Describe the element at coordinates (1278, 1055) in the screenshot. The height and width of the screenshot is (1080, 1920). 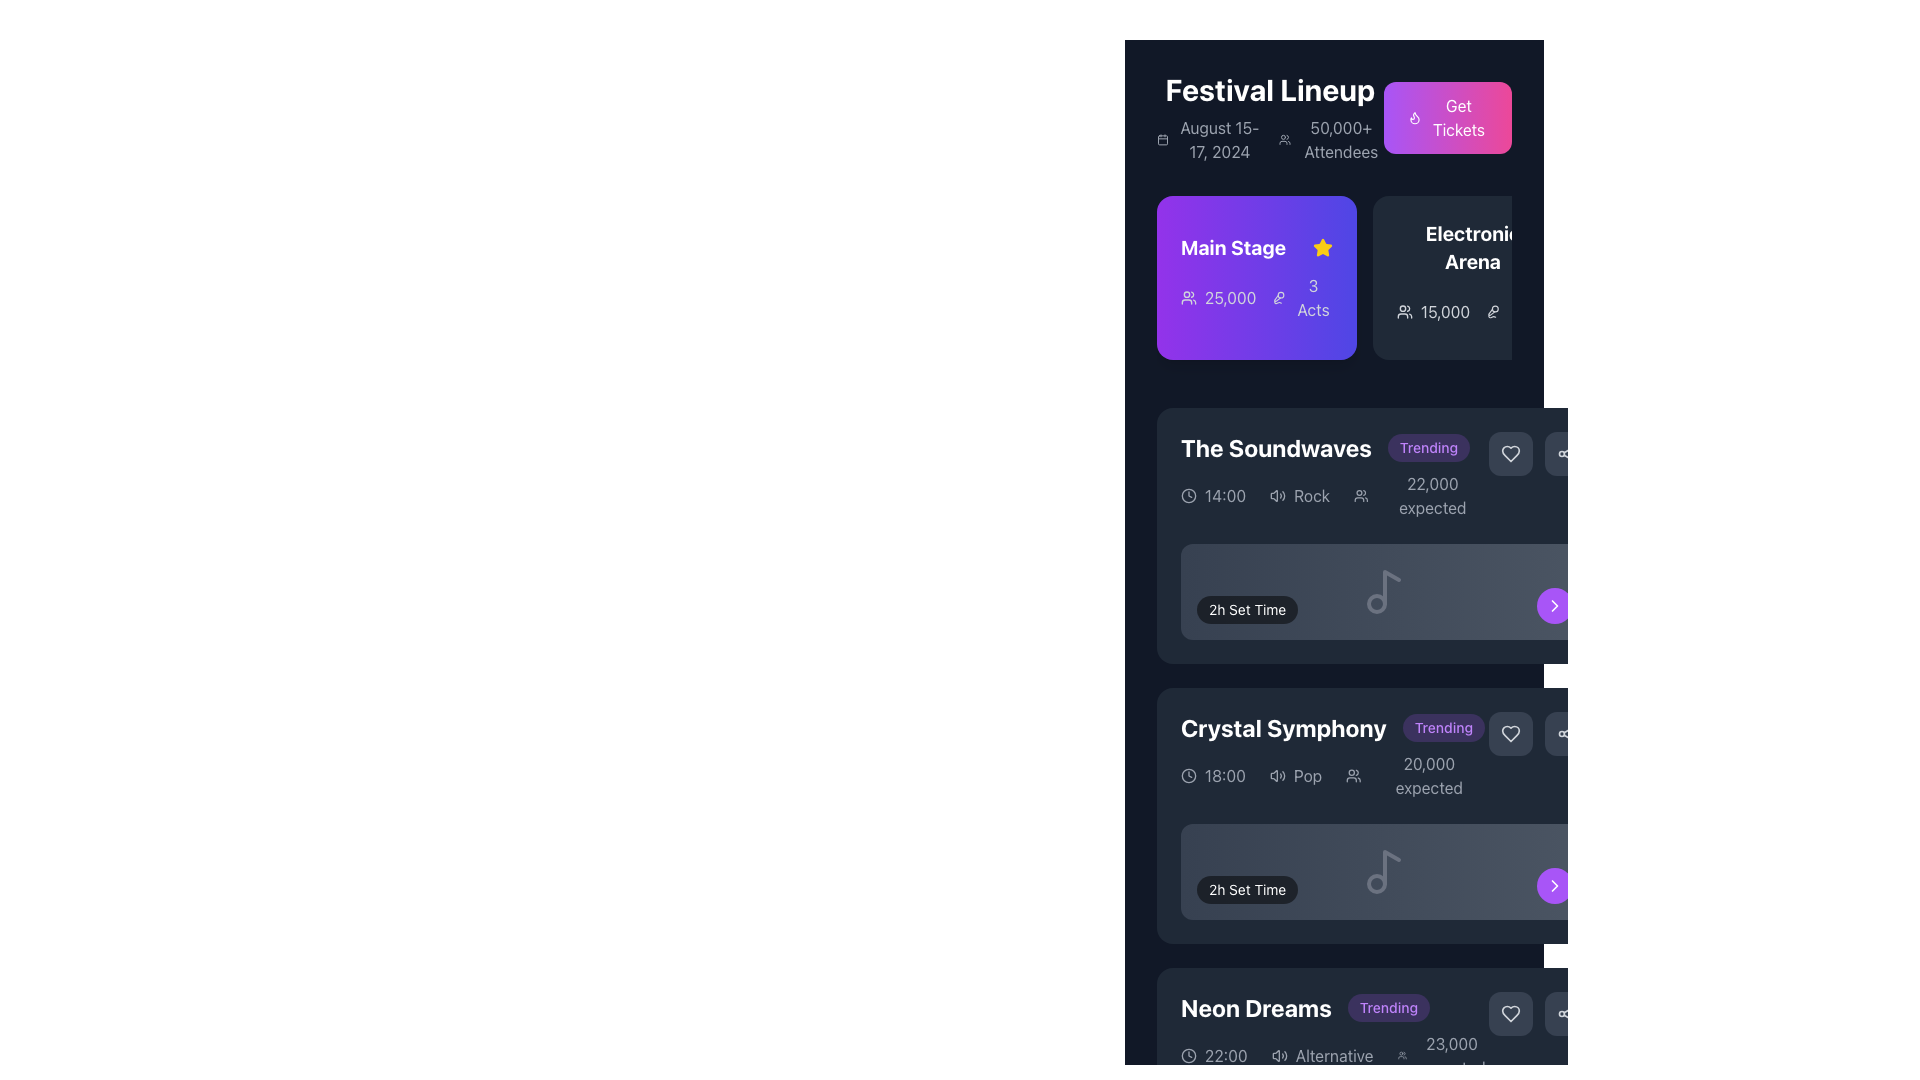
I see `the audio-related icon positioned to the left of the text 'Alternative' within the 'Neon Dreams' event entry` at that location.